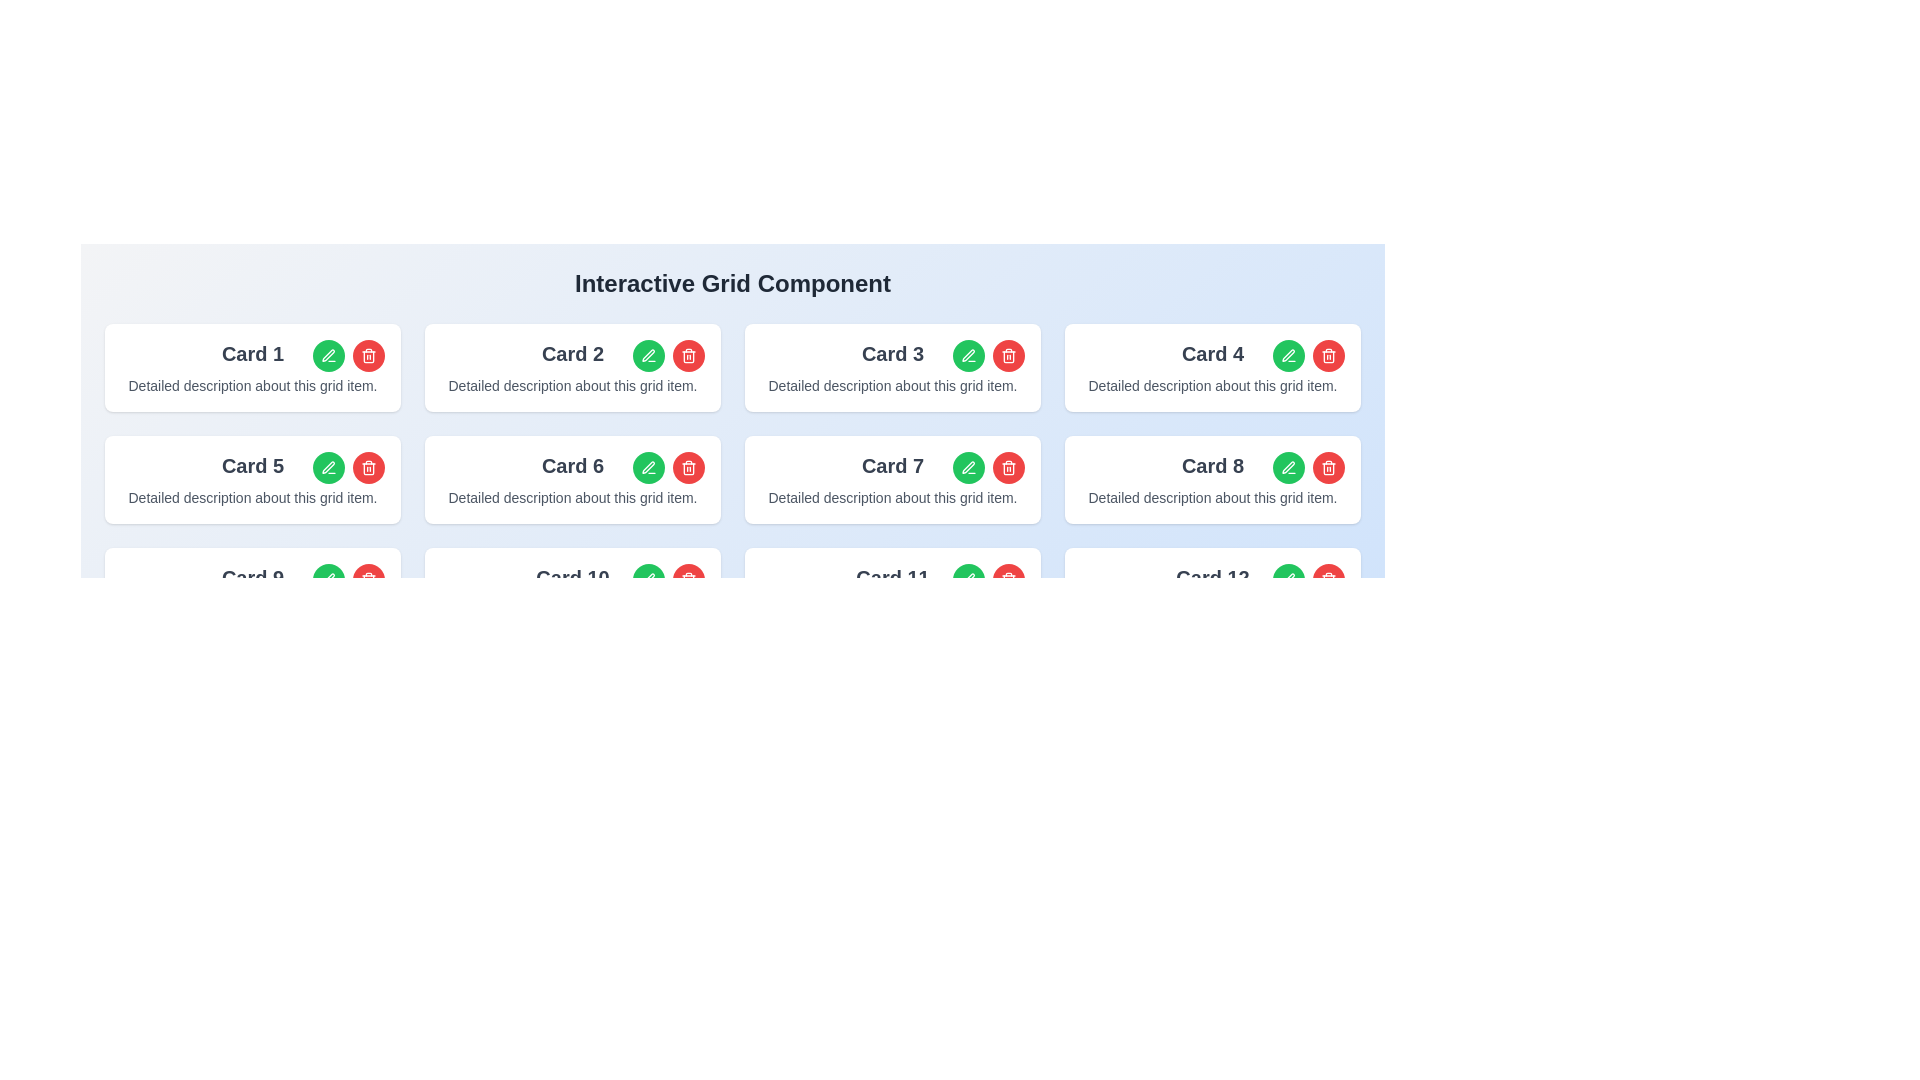 This screenshot has width=1920, height=1080. What do you see at coordinates (369, 467) in the screenshot?
I see `the circular red button with a white trash can icon located in the top-right corner of 'Card 5'` at bounding box center [369, 467].